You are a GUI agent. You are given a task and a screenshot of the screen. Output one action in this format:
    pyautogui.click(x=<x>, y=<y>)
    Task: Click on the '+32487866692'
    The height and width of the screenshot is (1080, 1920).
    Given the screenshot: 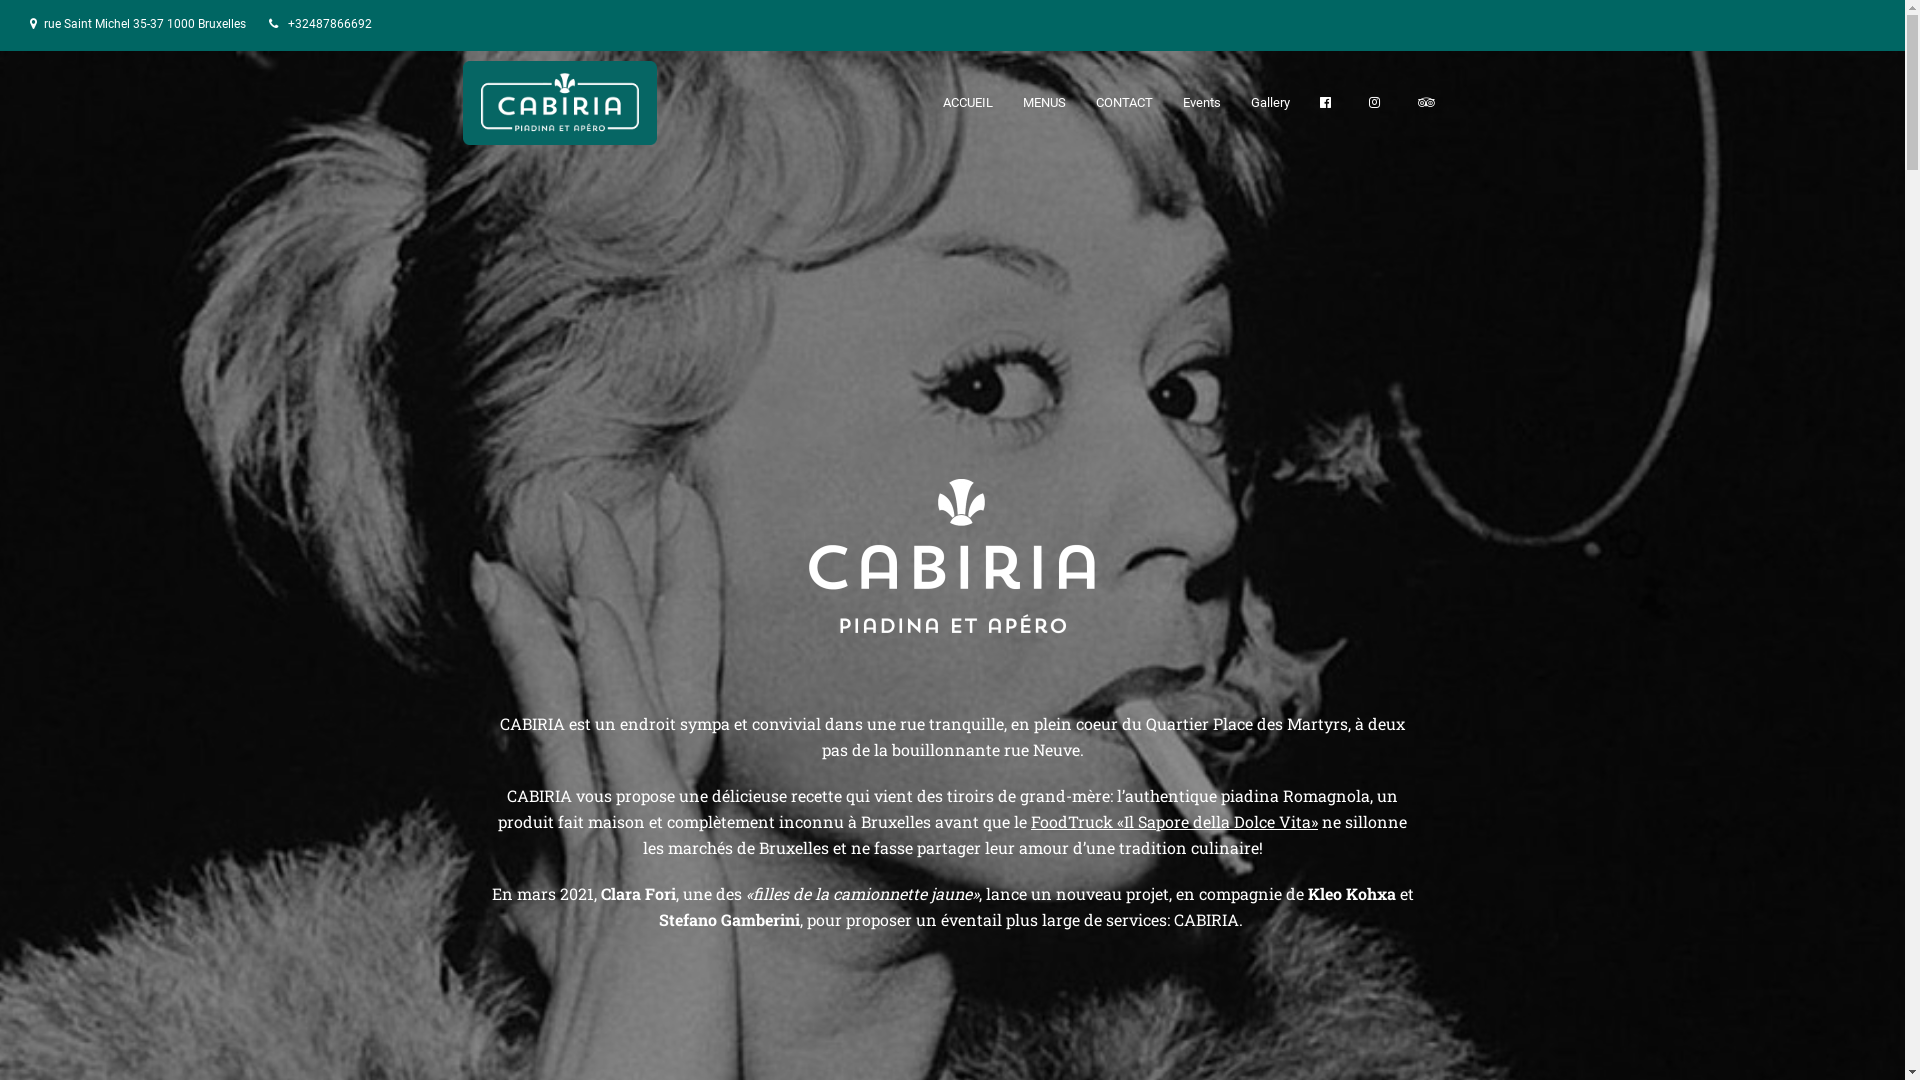 What is the action you would take?
    pyautogui.click(x=330, y=23)
    